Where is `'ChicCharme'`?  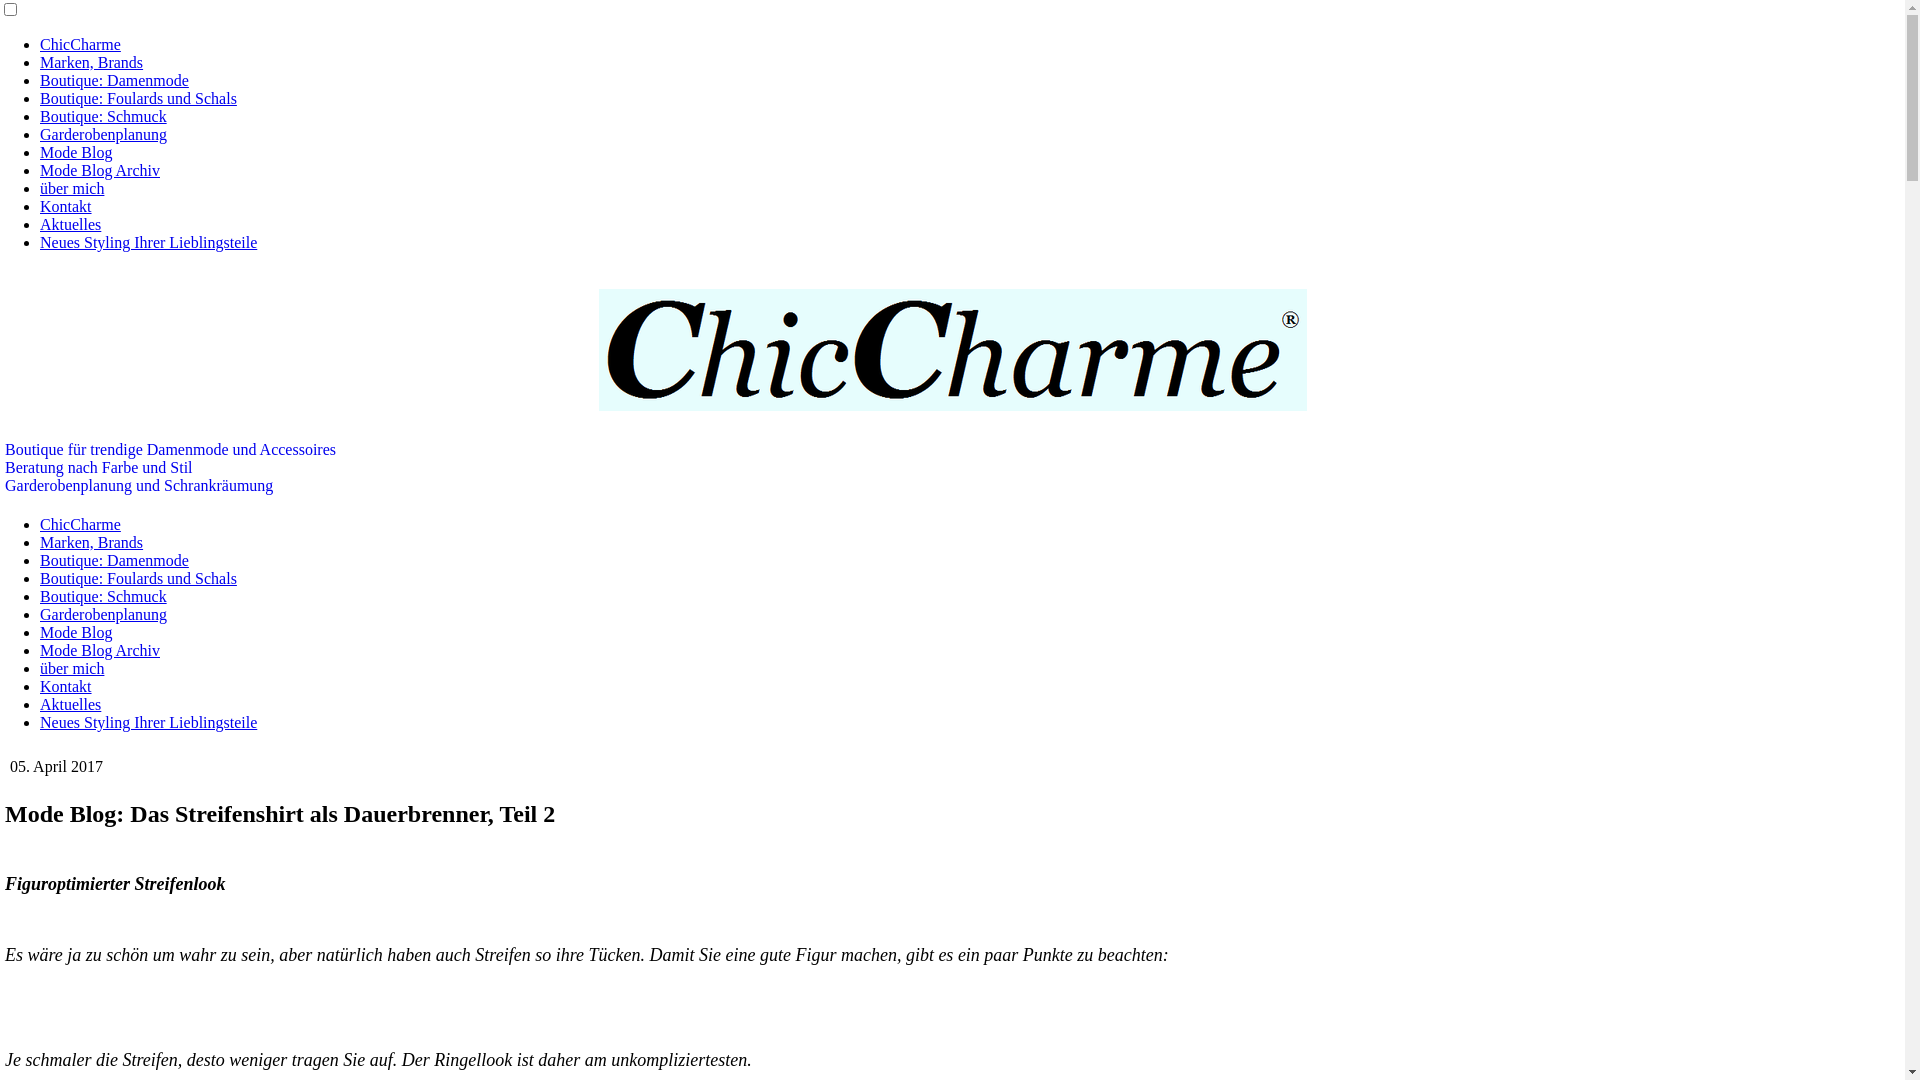 'ChicCharme' is located at coordinates (80, 44).